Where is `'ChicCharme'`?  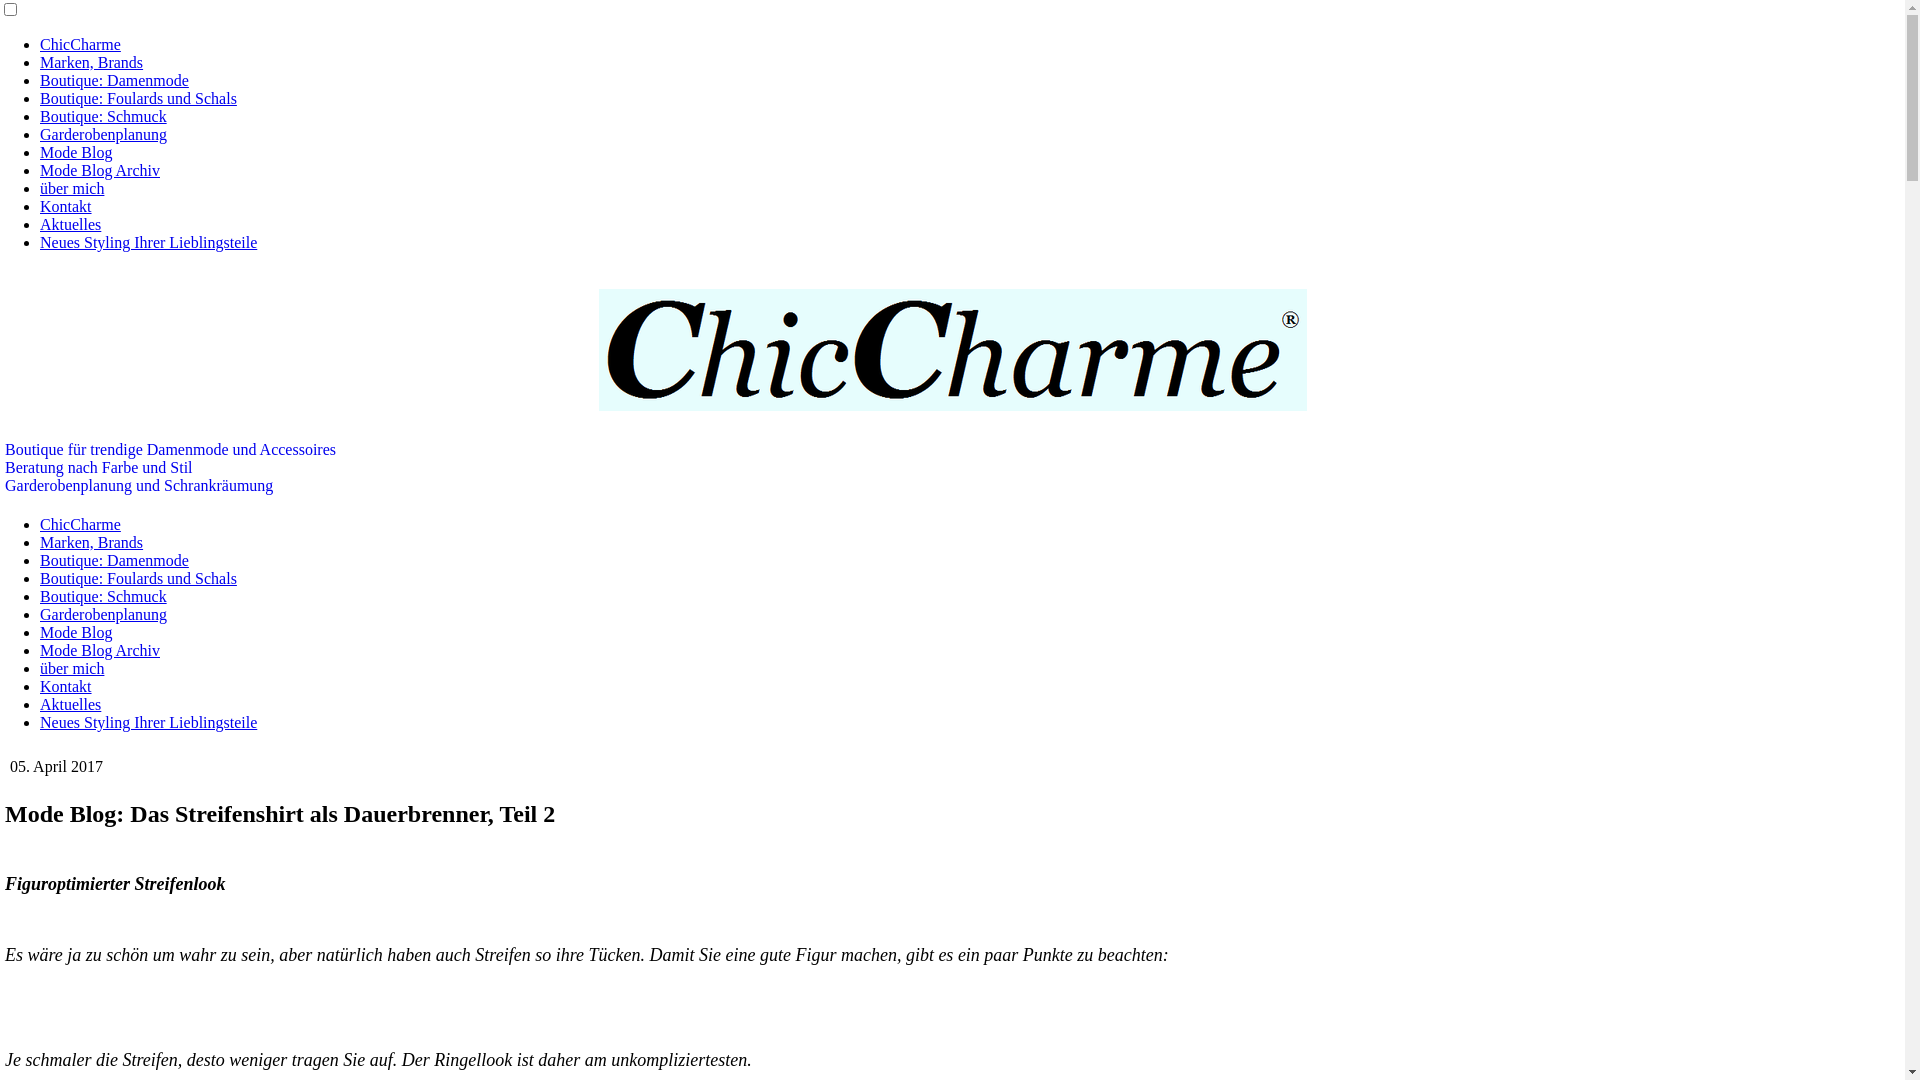 'ChicCharme' is located at coordinates (80, 44).